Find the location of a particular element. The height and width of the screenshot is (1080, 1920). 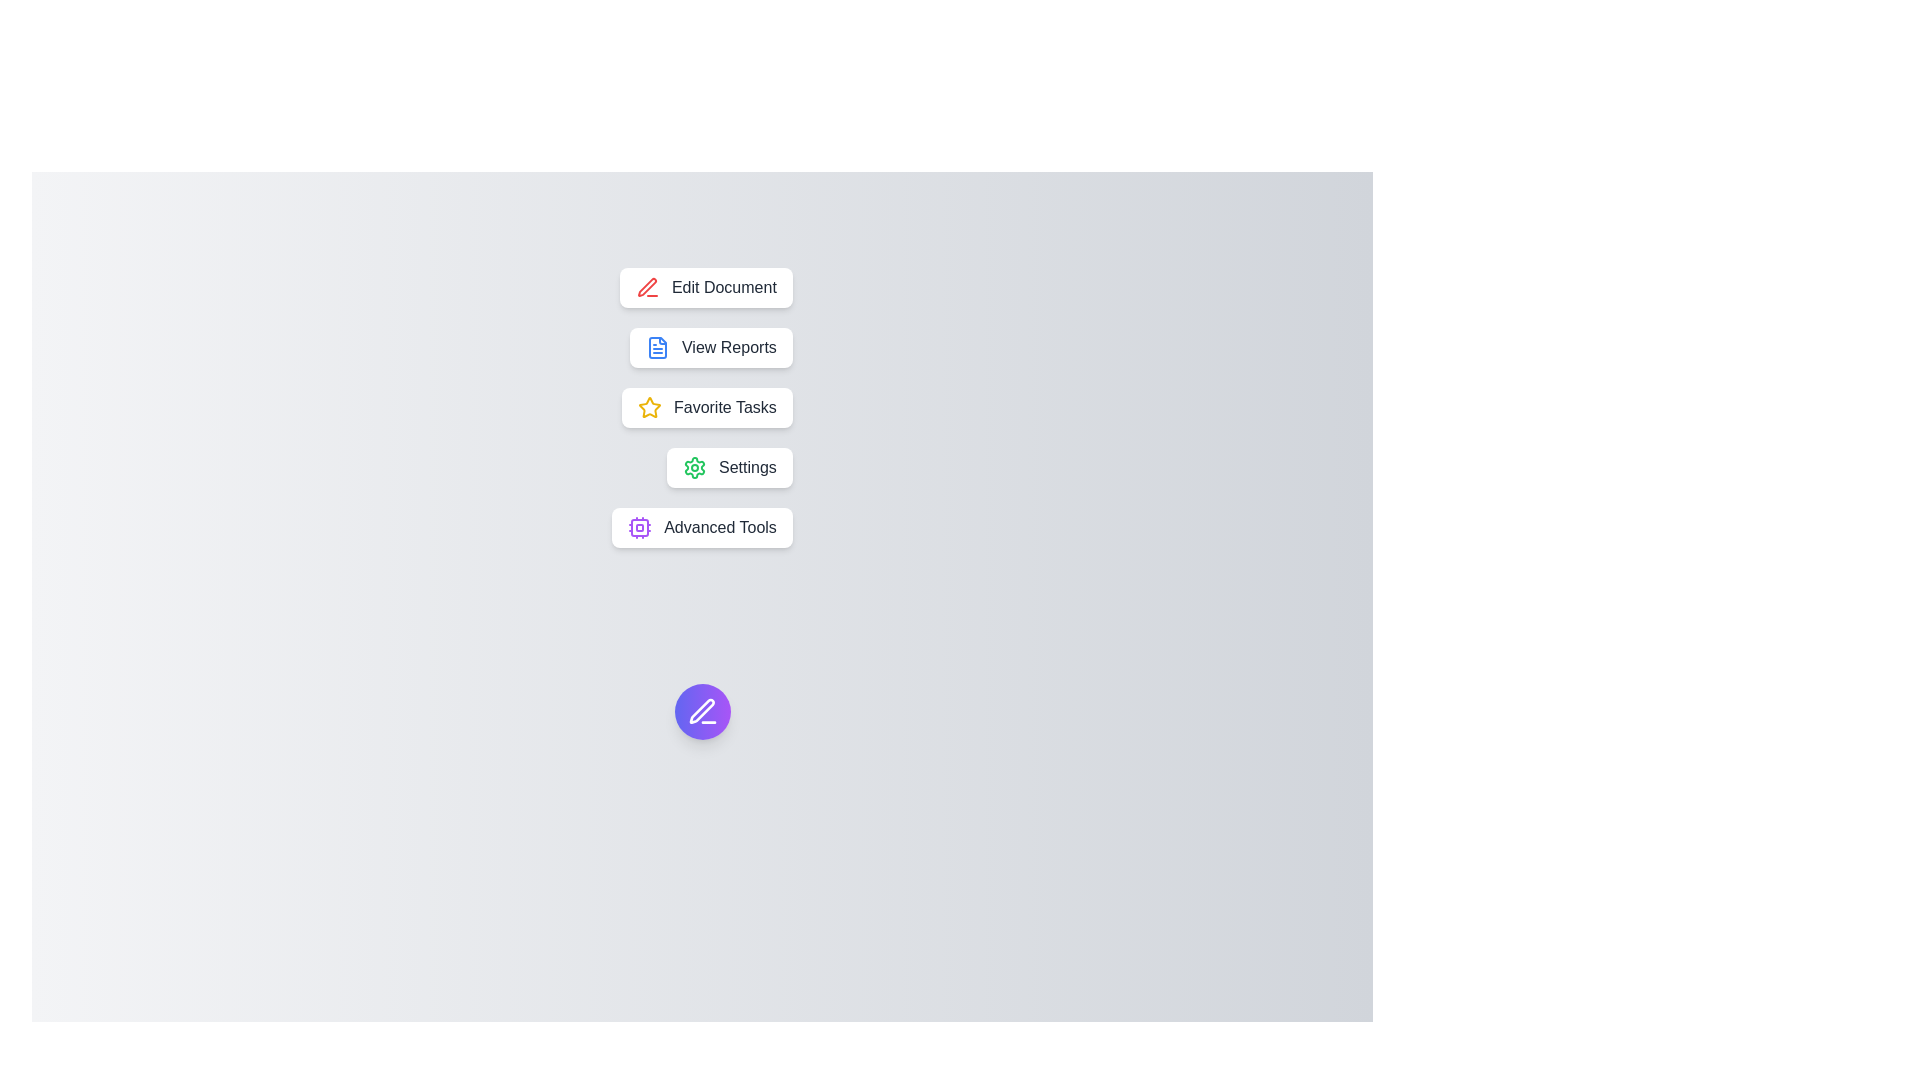

the 'Advanced Tools' button is located at coordinates (701, 527).